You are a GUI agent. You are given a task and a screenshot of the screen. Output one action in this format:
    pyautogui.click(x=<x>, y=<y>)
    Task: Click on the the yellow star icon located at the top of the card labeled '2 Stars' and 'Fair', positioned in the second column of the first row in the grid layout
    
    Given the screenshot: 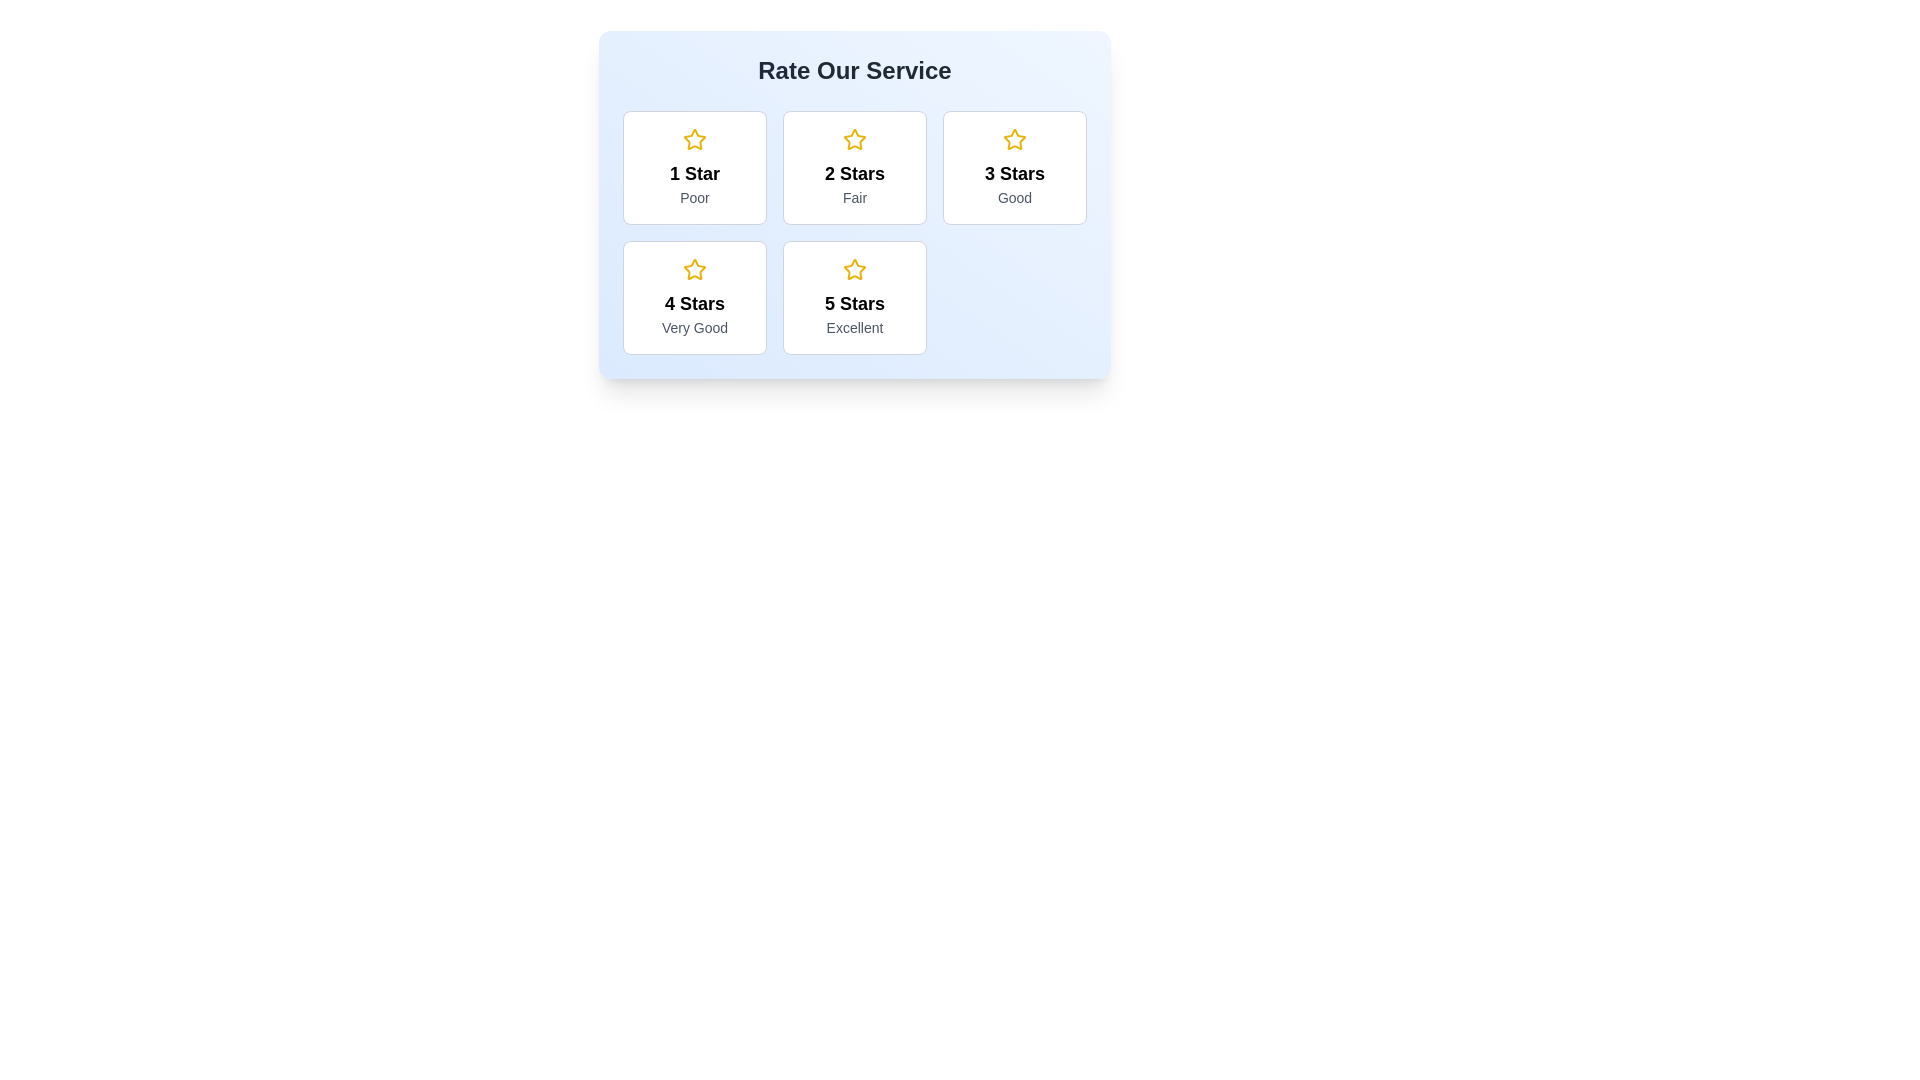 What is the action you would take?
    pyautogui.click(x=854, y=138)
    